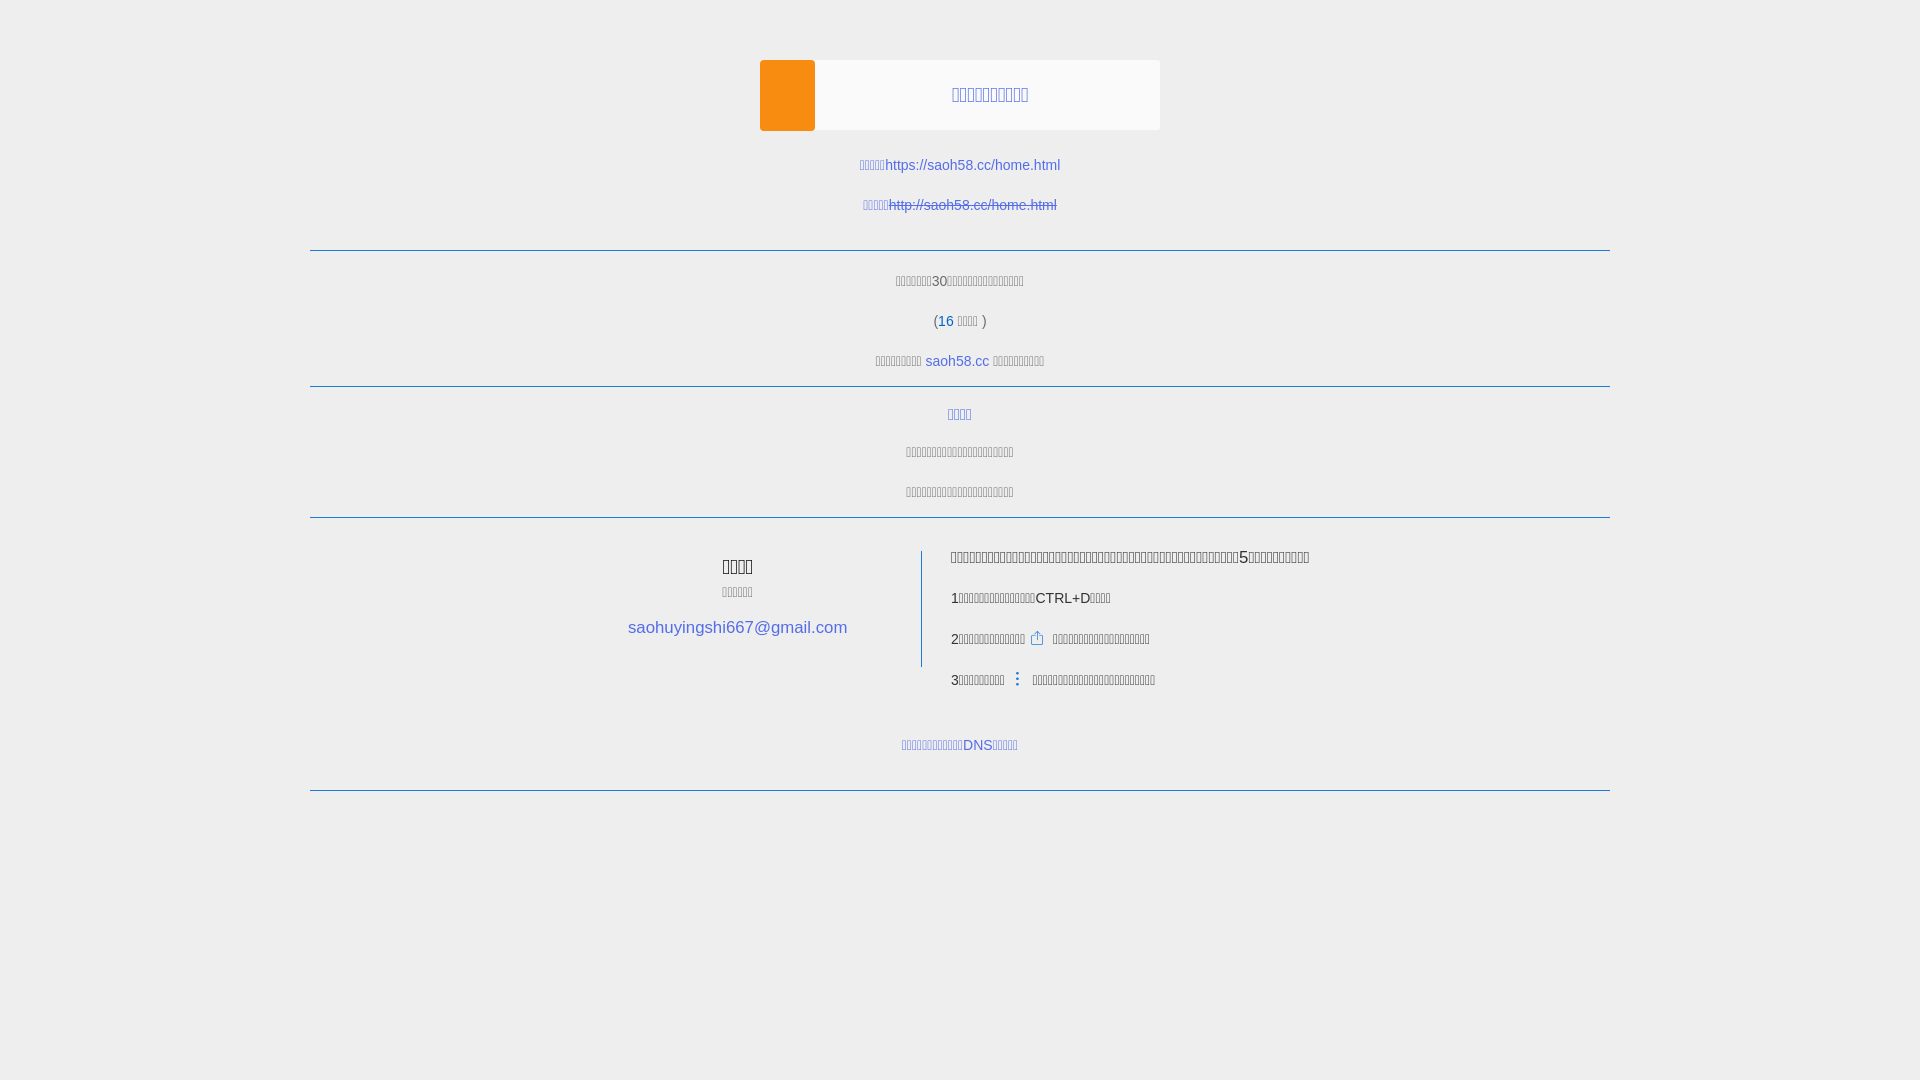 Image resolution: width=1920 pixels, height=1080 pixels. Describe the element at coordinates (957, 361) in the screenshot. I see `'saoh58.cc'` at that location.